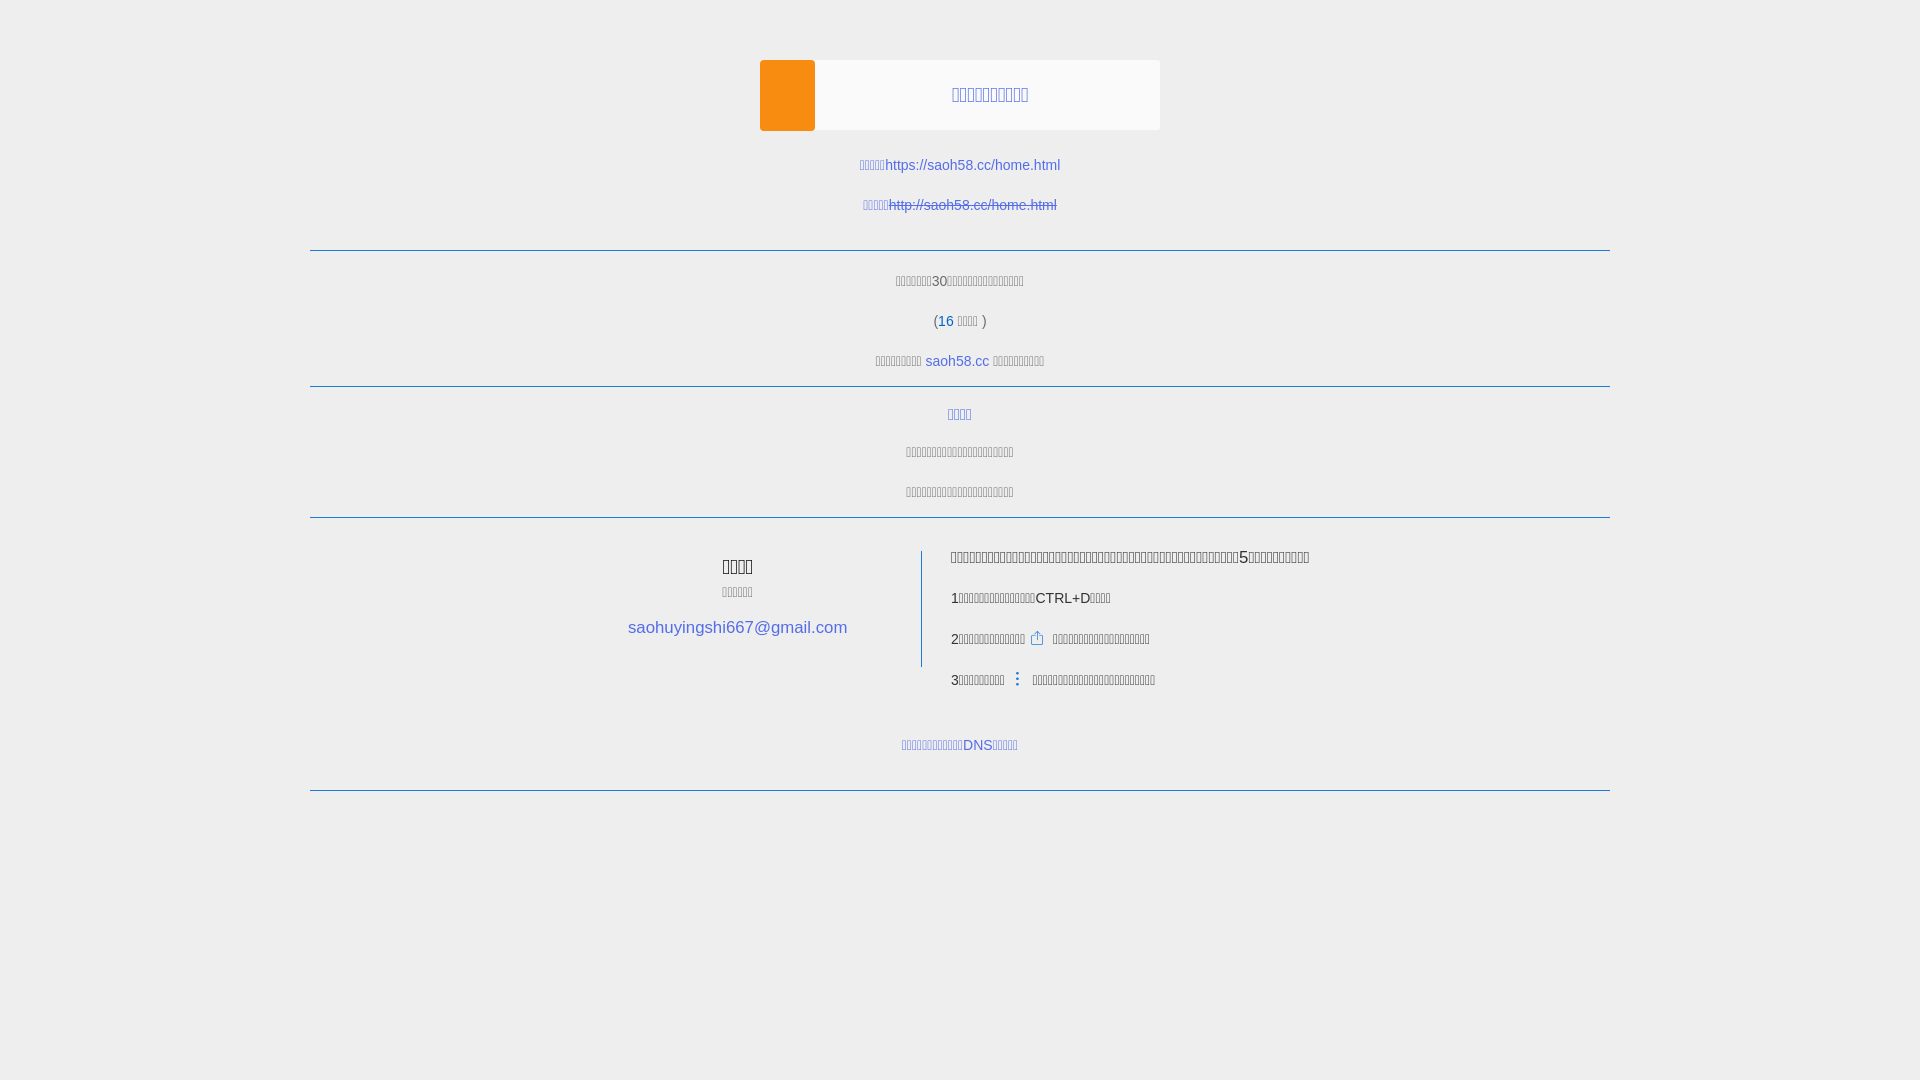 Image resolution: width=1920 pixels, height=1080 pixels. Describe the element at coordinates (957, 361) in the screenshot. I see `'saoh58.cc'` at that location.